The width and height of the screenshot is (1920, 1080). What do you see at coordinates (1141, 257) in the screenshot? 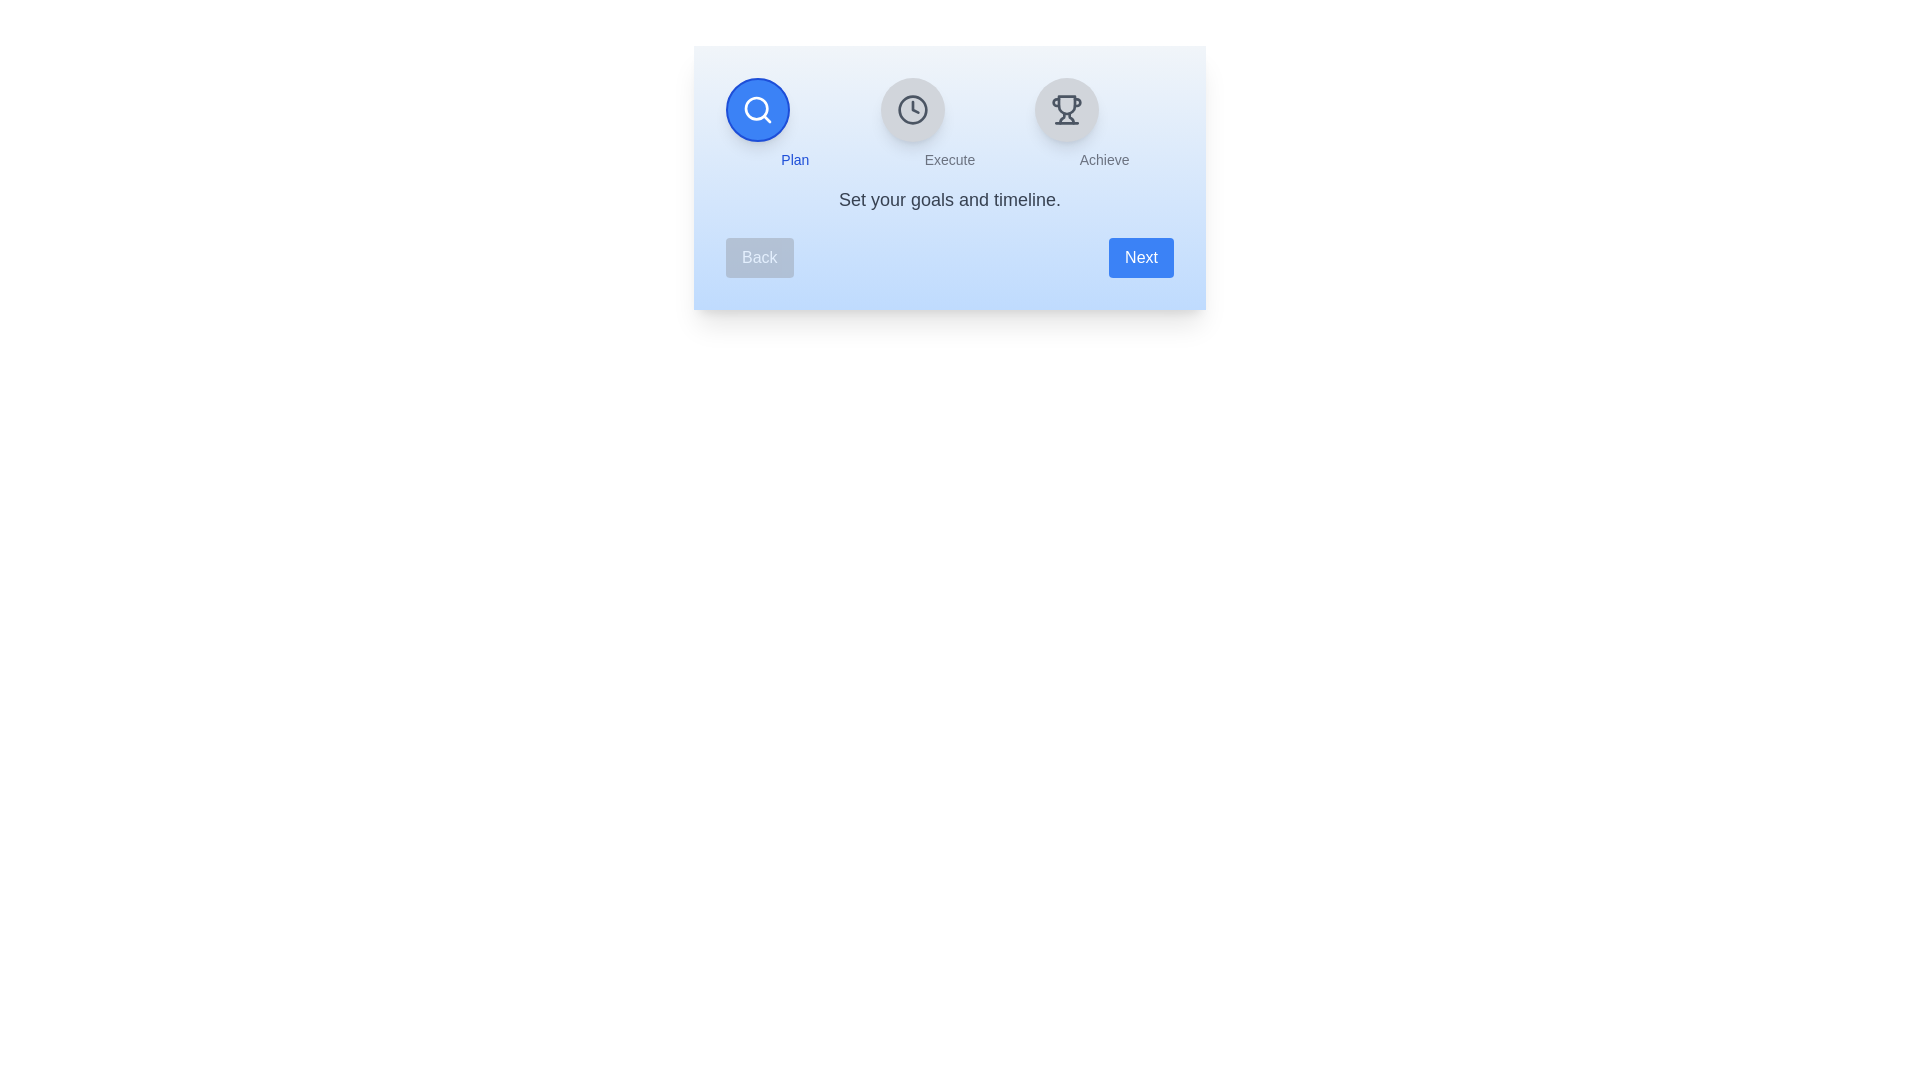
I see `the Next button to navigate between steps` at bounding box center [1141, 257].